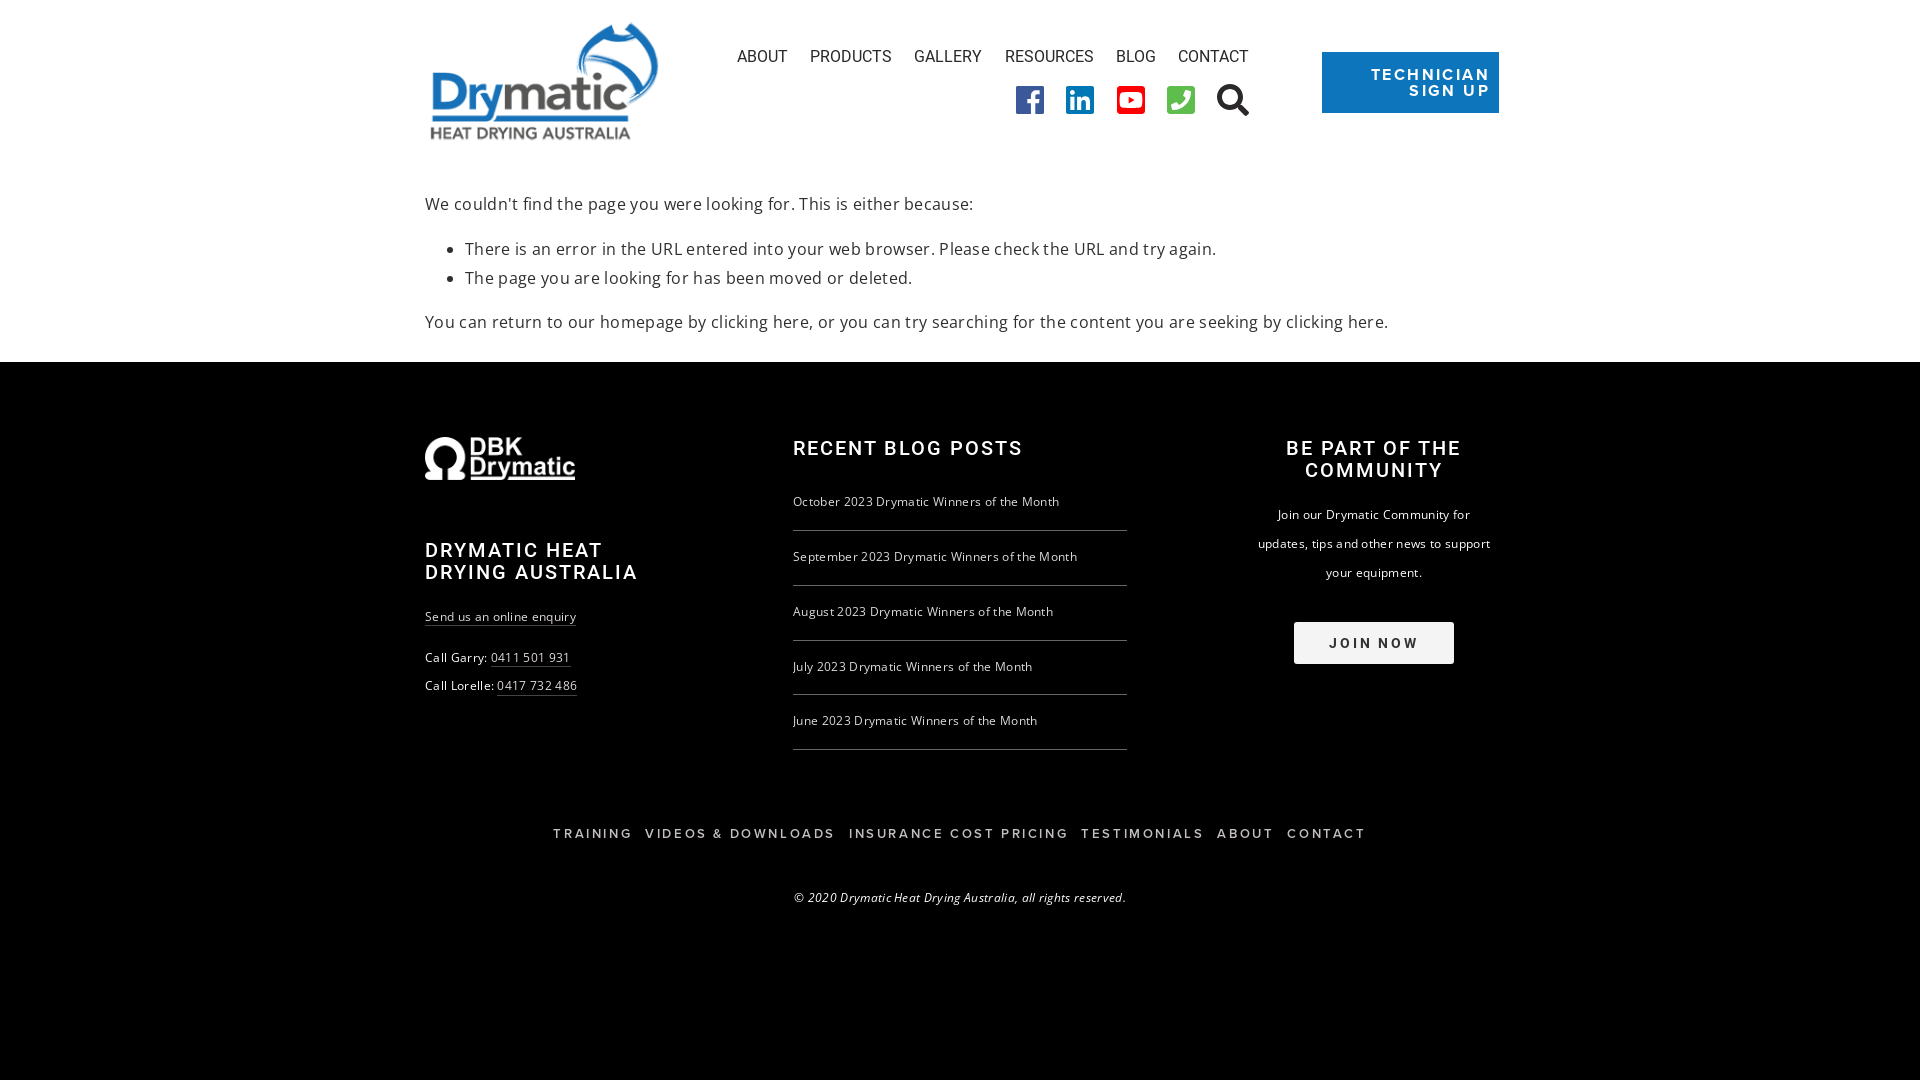 This screenshot has height=1080, width=1920. I want to click on 'Send us an online enquiry', so click(500, 616).